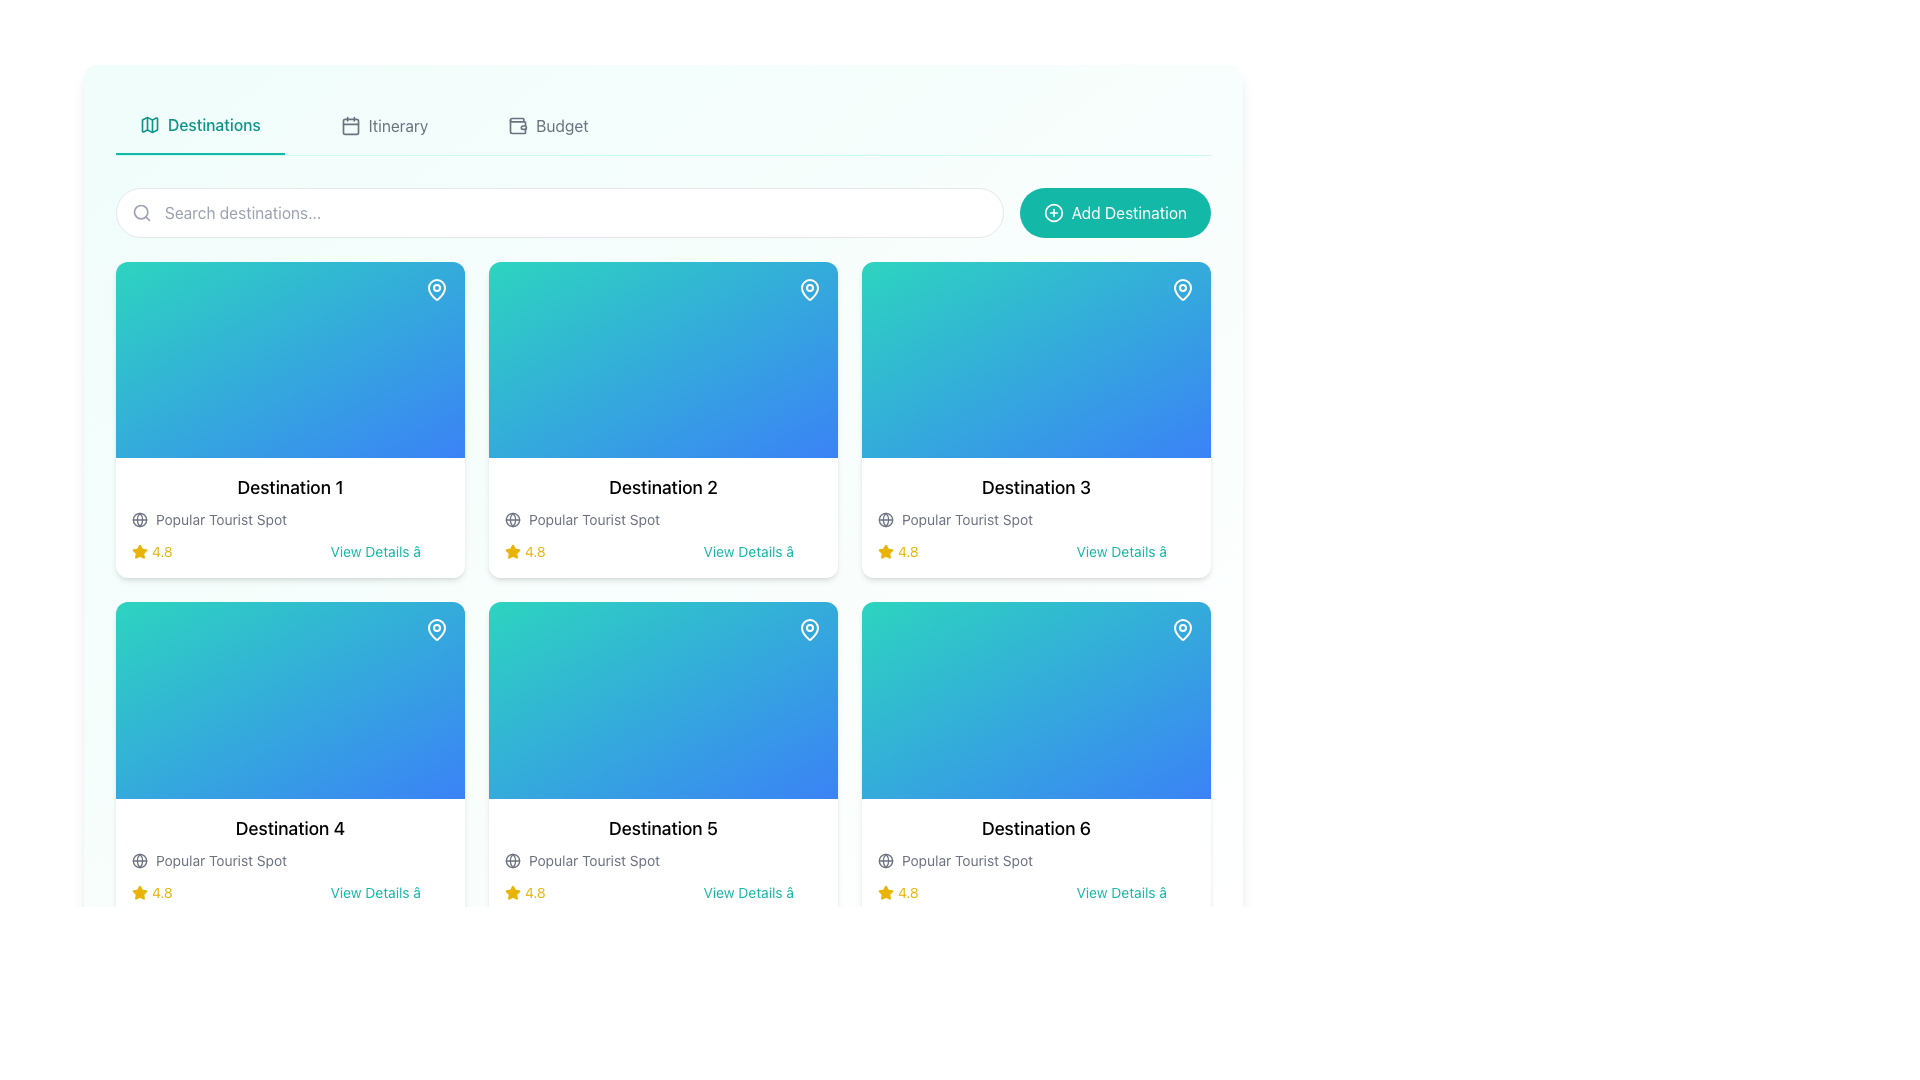  Describe the element at coordinates (289, 828) in the screenshot. I see `text label 'Destination 4' which is the topmost text within the fourth card in the second row of a grid layout` at that location.